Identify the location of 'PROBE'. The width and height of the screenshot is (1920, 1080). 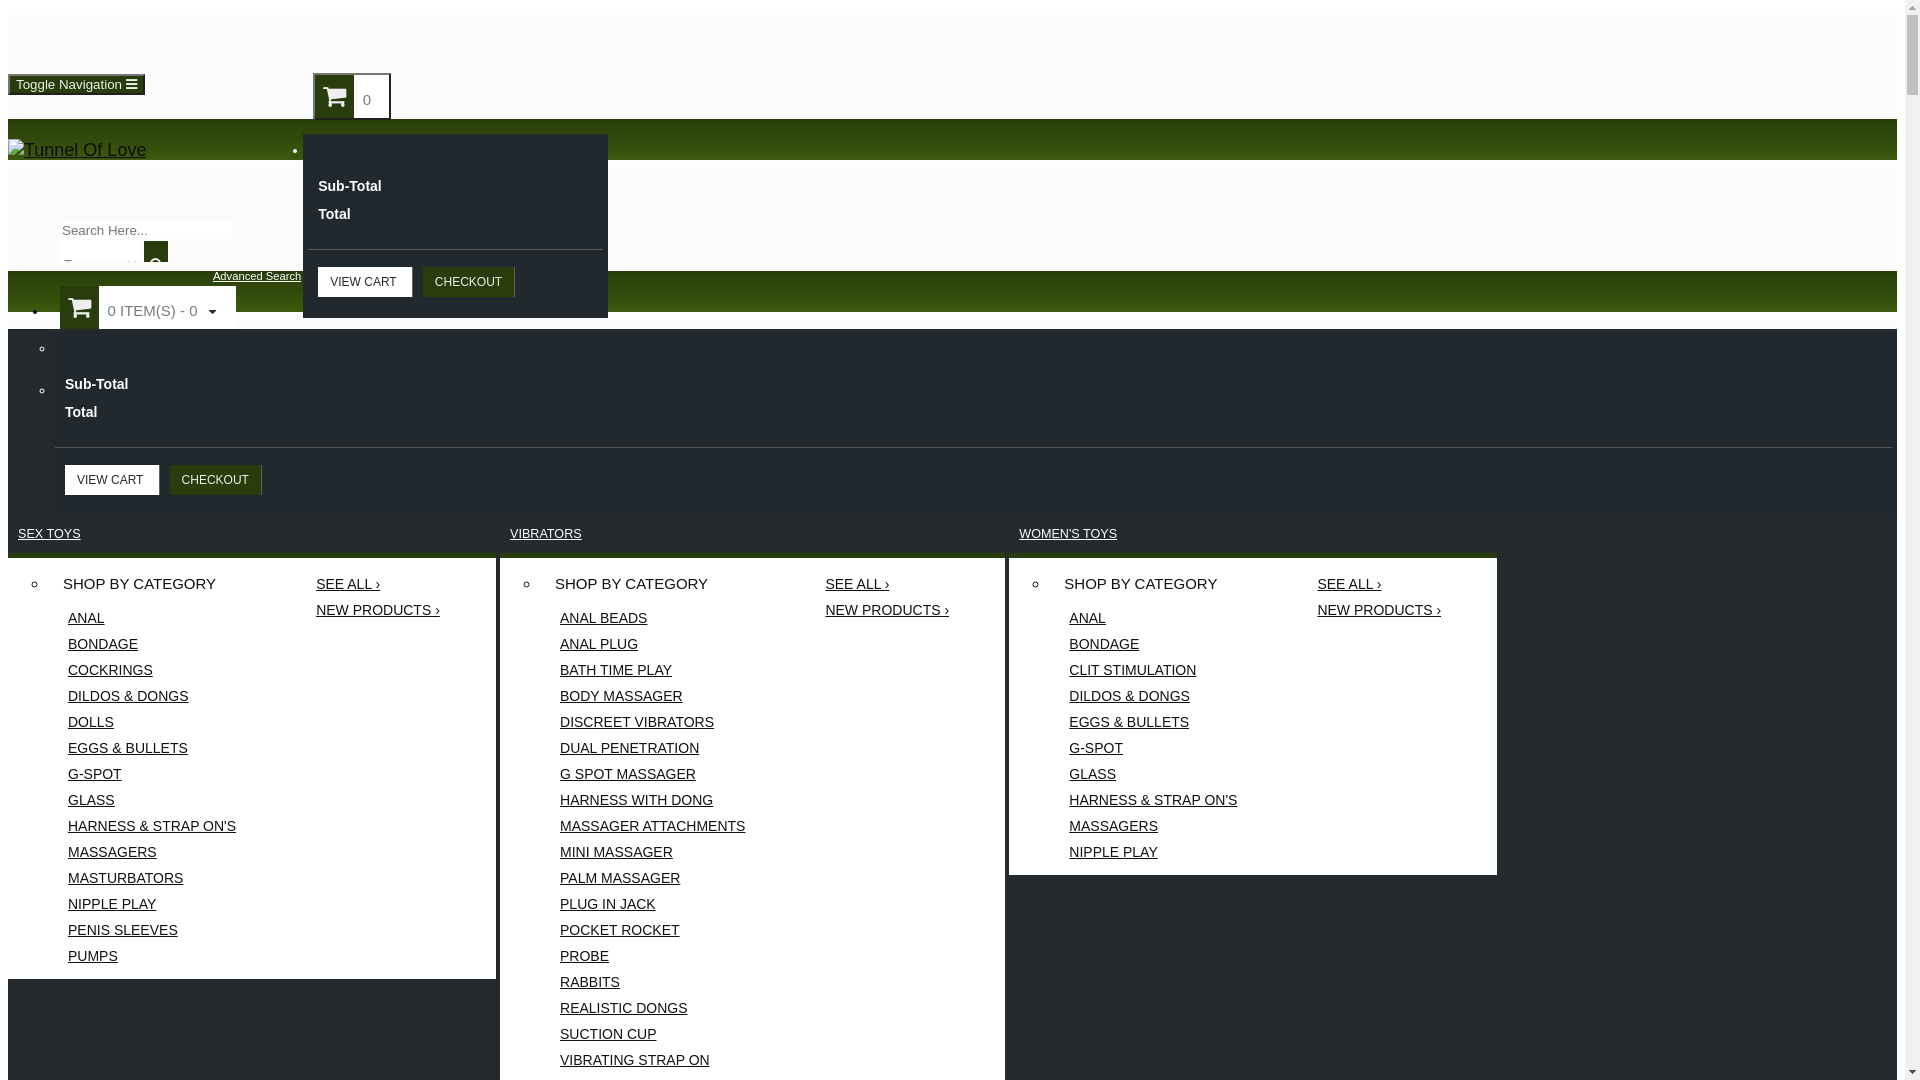
(539, 955).